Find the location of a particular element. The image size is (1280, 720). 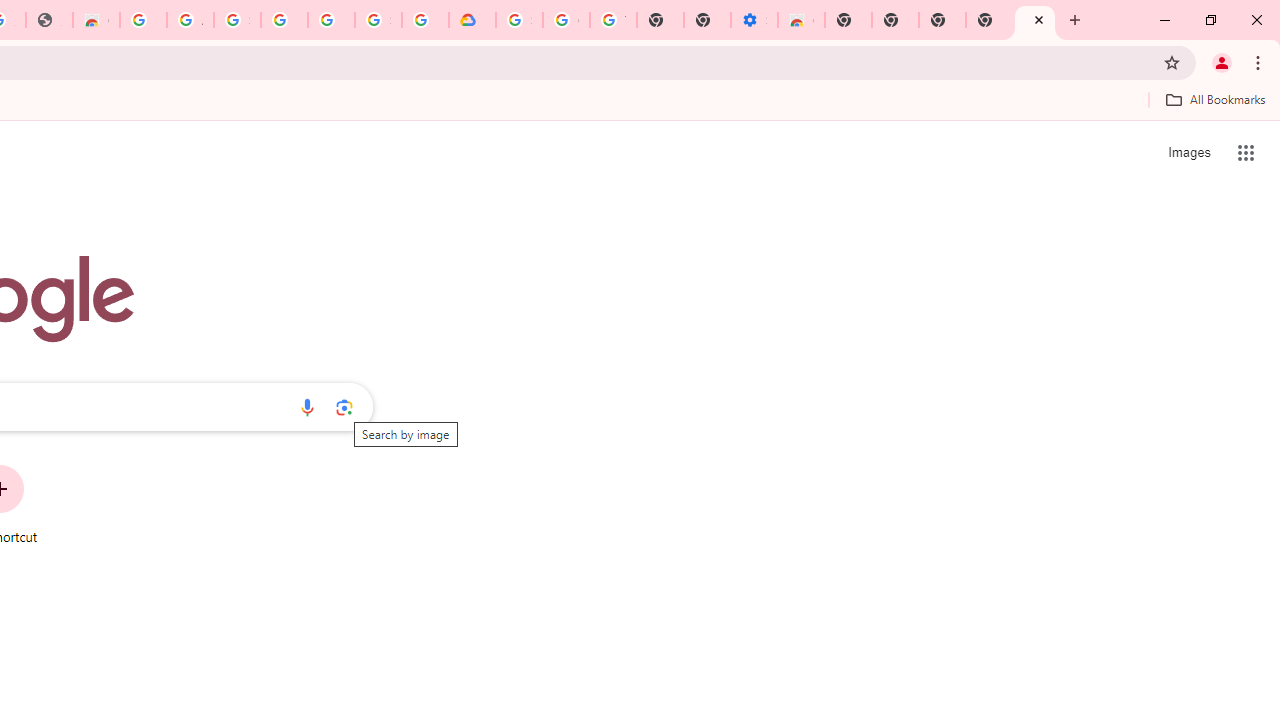

'New Tab' is located at coordinates (989, 20).